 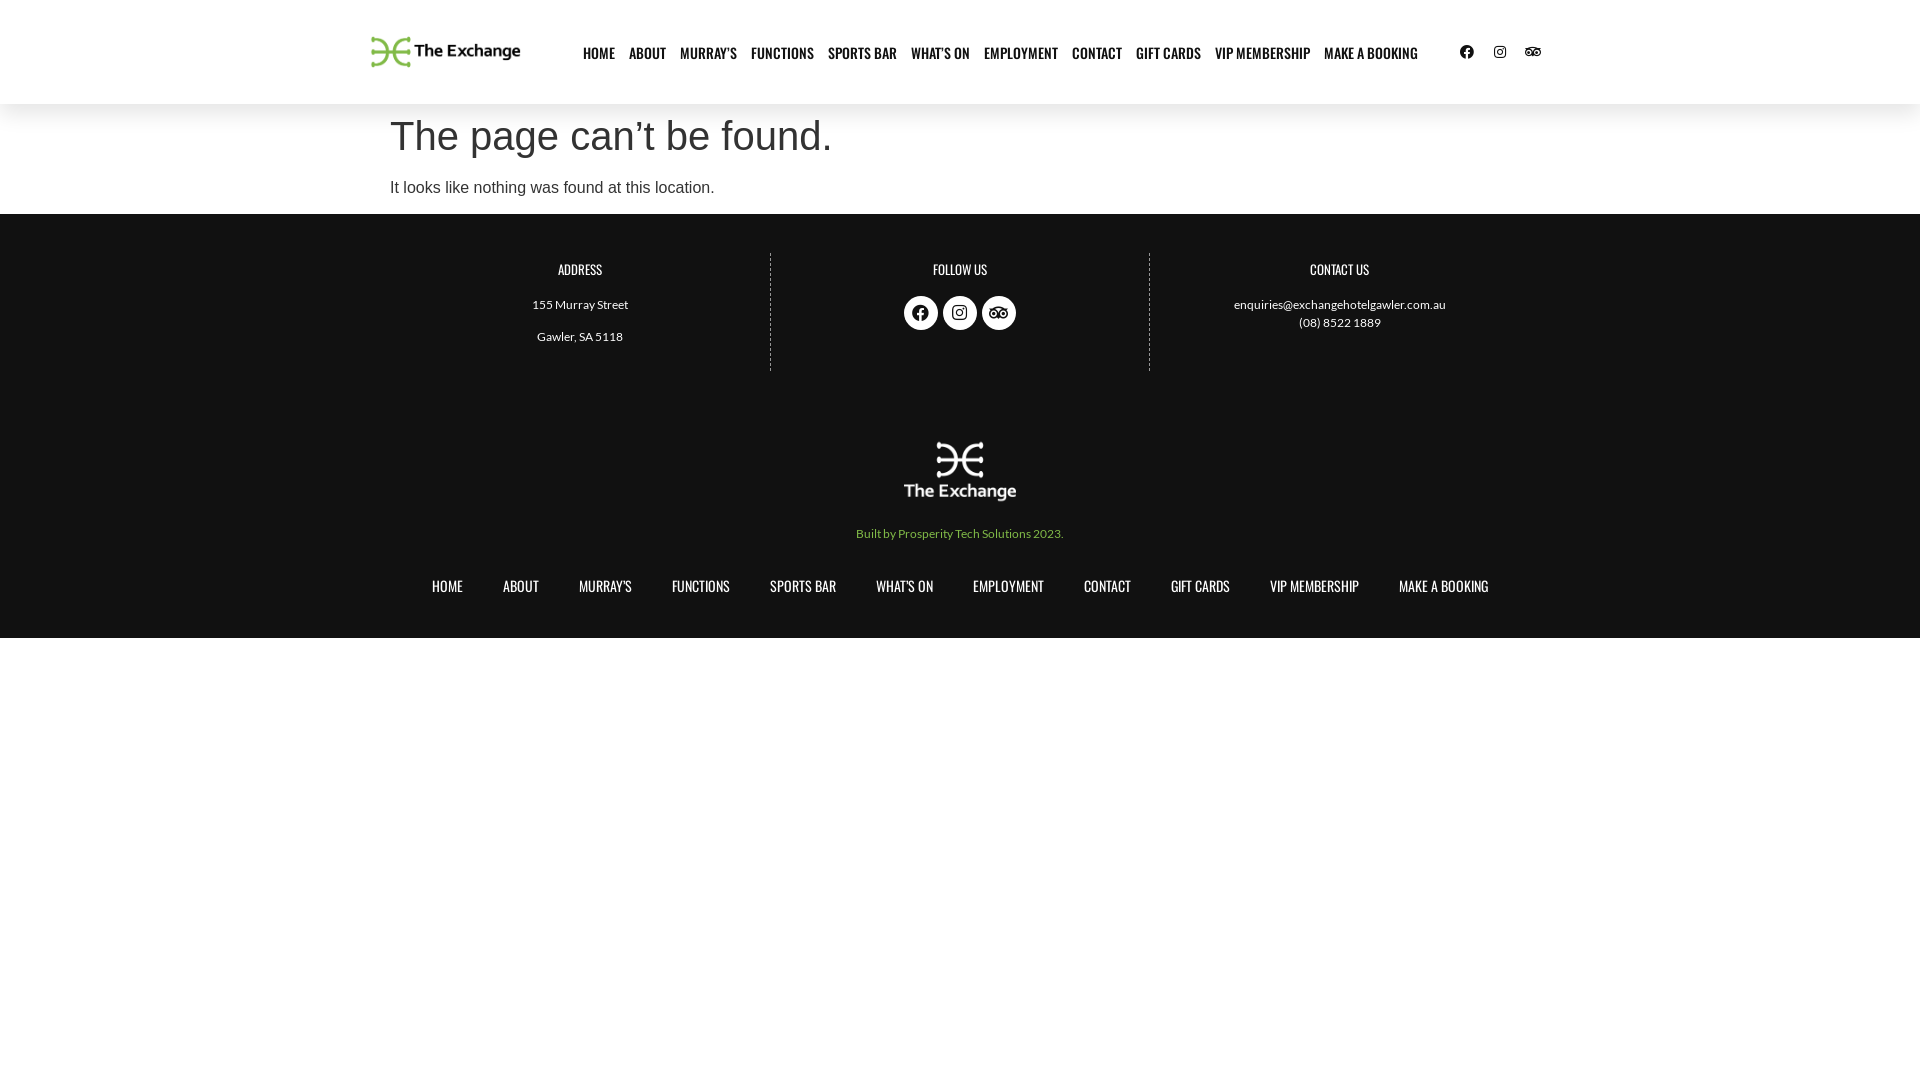 I want to click on '(08) 8522 1889', so click(x=1339, y=321).